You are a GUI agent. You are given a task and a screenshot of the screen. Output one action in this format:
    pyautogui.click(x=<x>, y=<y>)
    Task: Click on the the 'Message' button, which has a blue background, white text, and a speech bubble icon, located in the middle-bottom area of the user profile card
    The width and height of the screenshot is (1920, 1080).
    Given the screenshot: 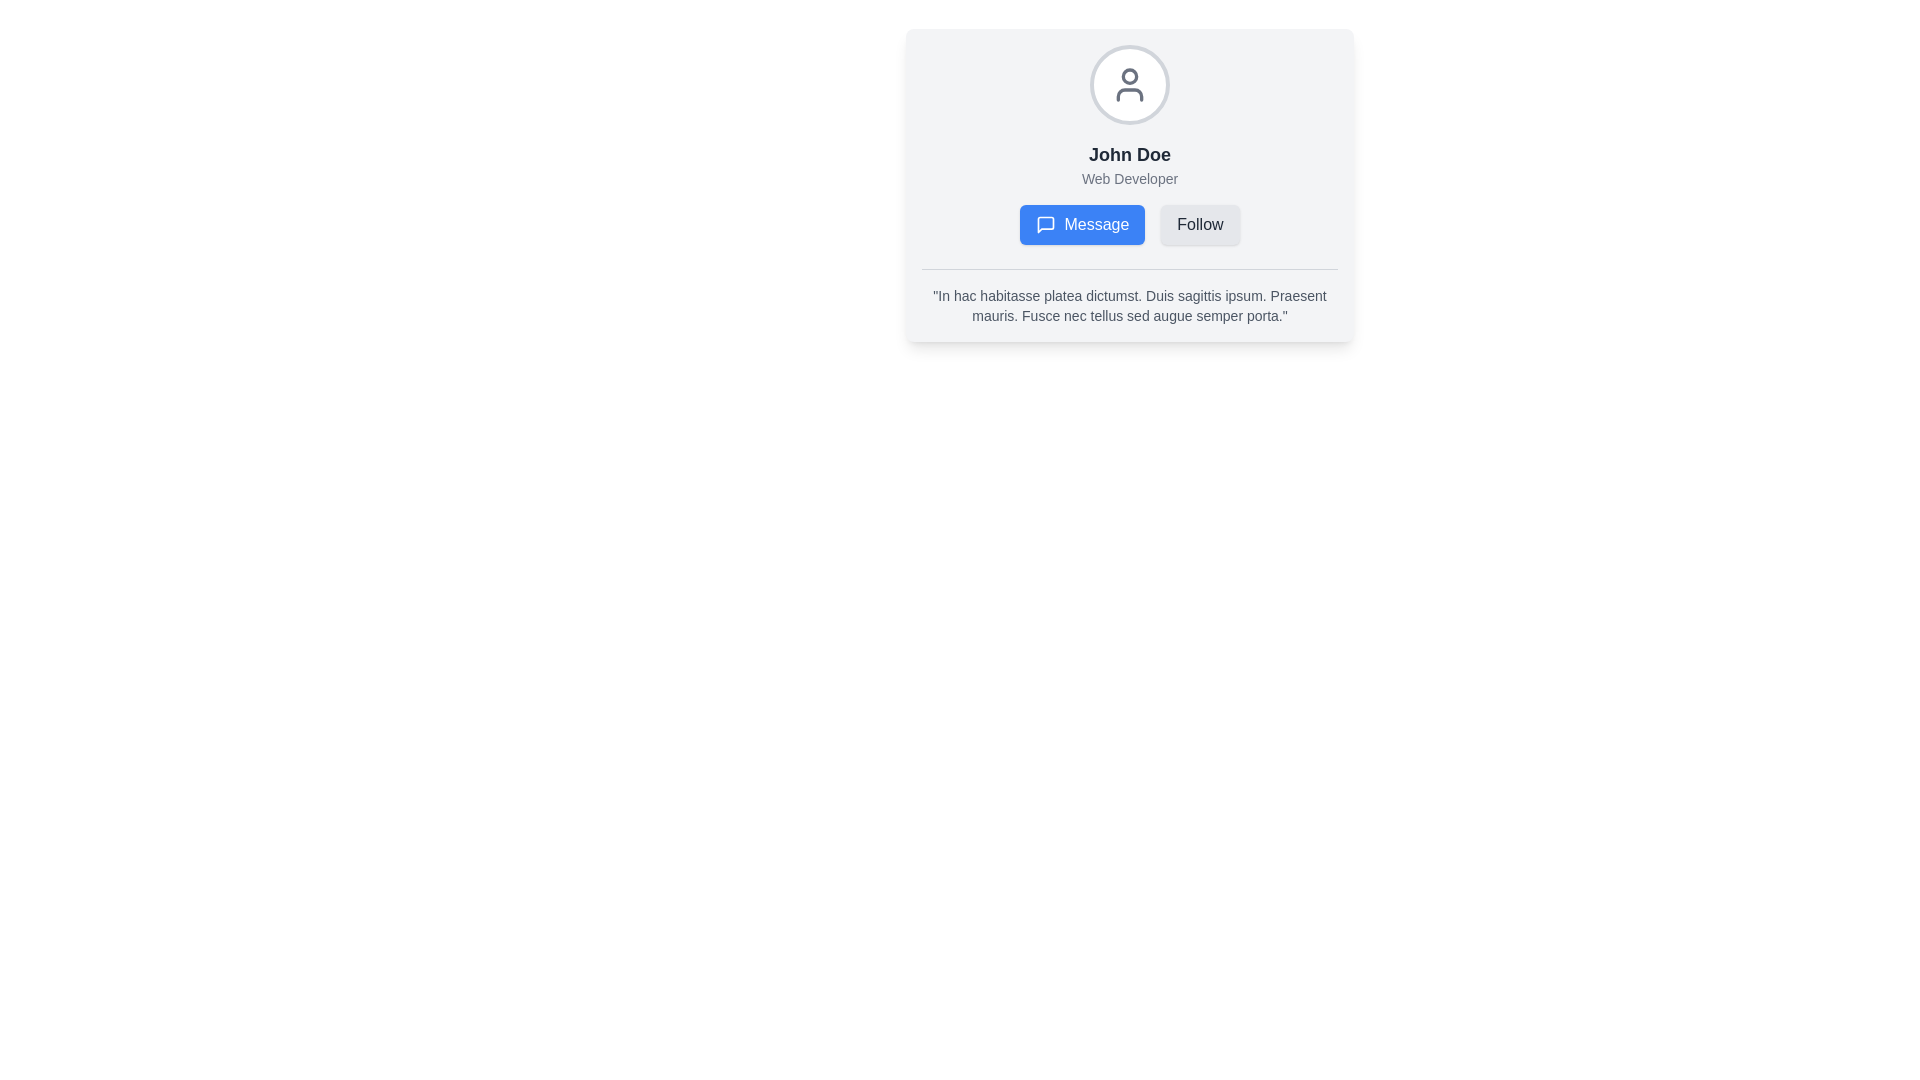 What is the action you would take?
    pyautogui.click(x=1081, y=224)
    